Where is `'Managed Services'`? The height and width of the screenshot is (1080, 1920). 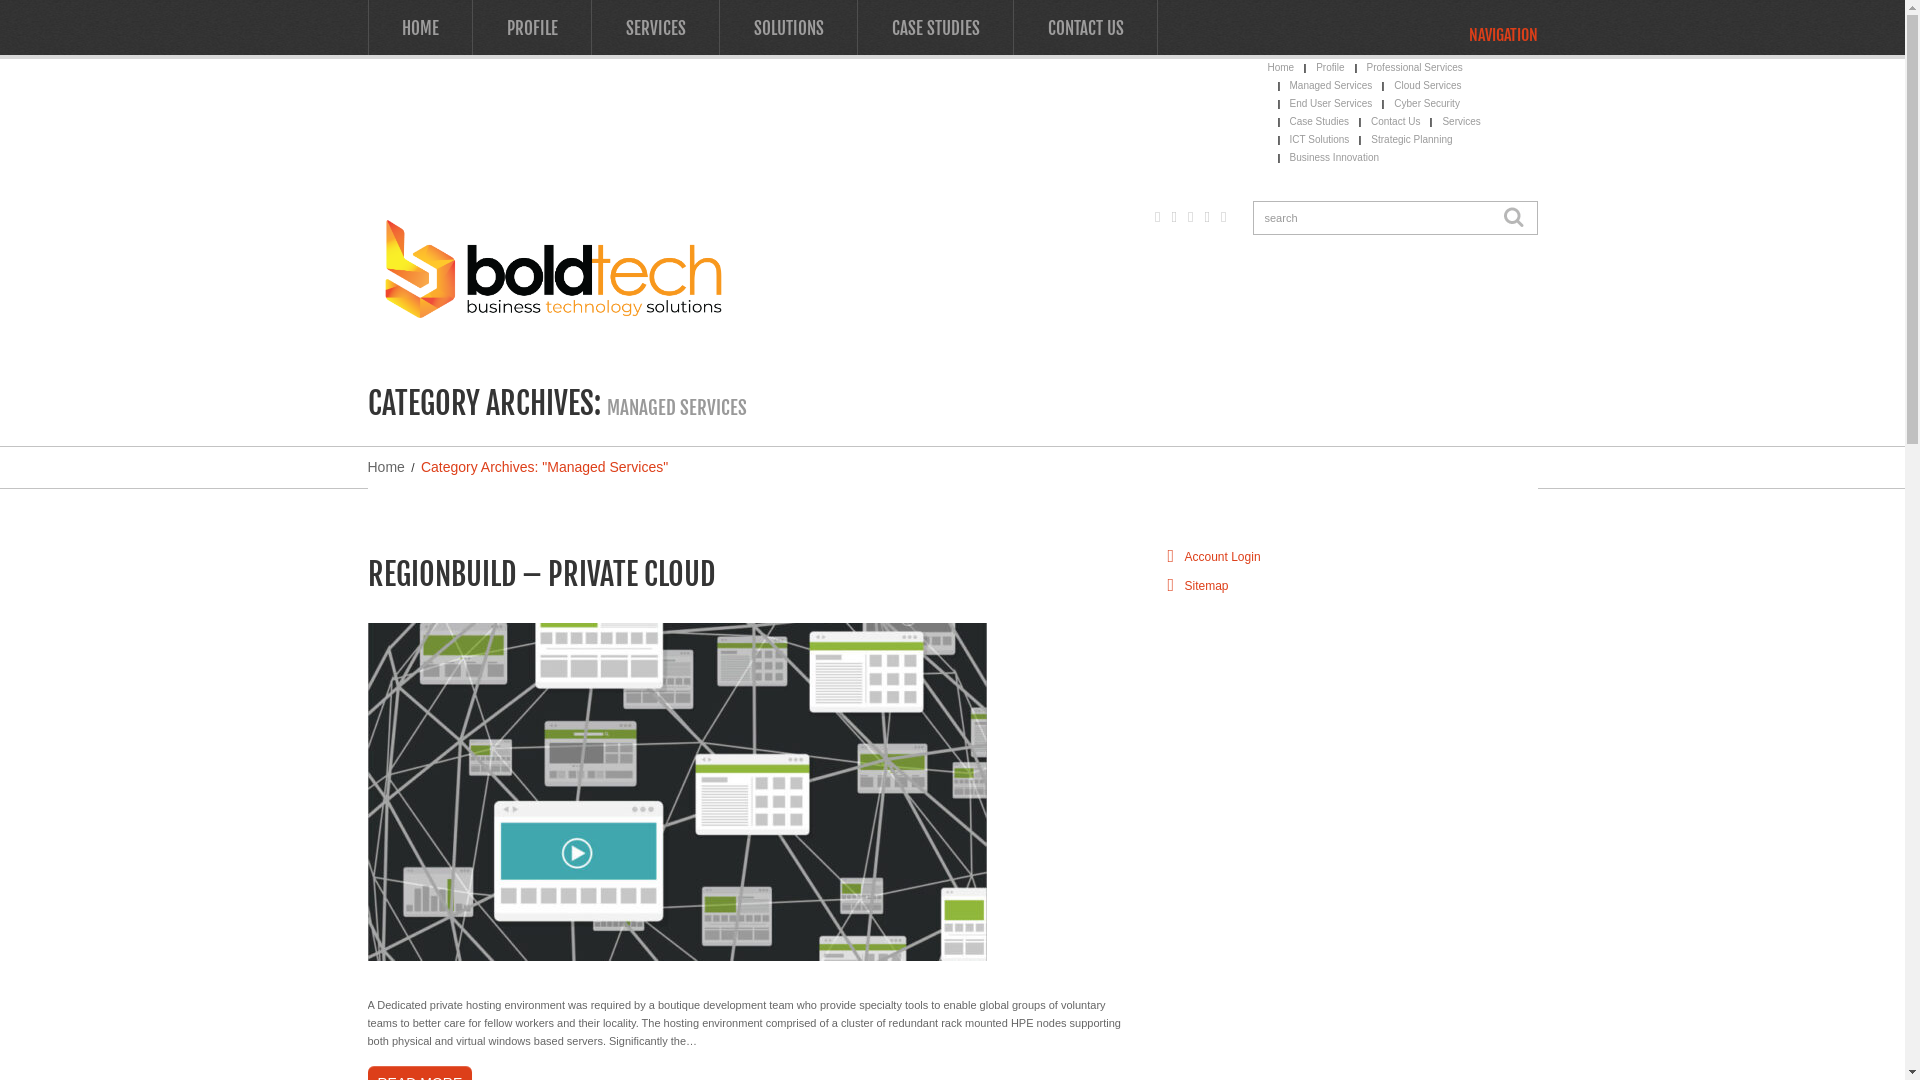
'Managed Services' is located at coordinates (1331, 84).